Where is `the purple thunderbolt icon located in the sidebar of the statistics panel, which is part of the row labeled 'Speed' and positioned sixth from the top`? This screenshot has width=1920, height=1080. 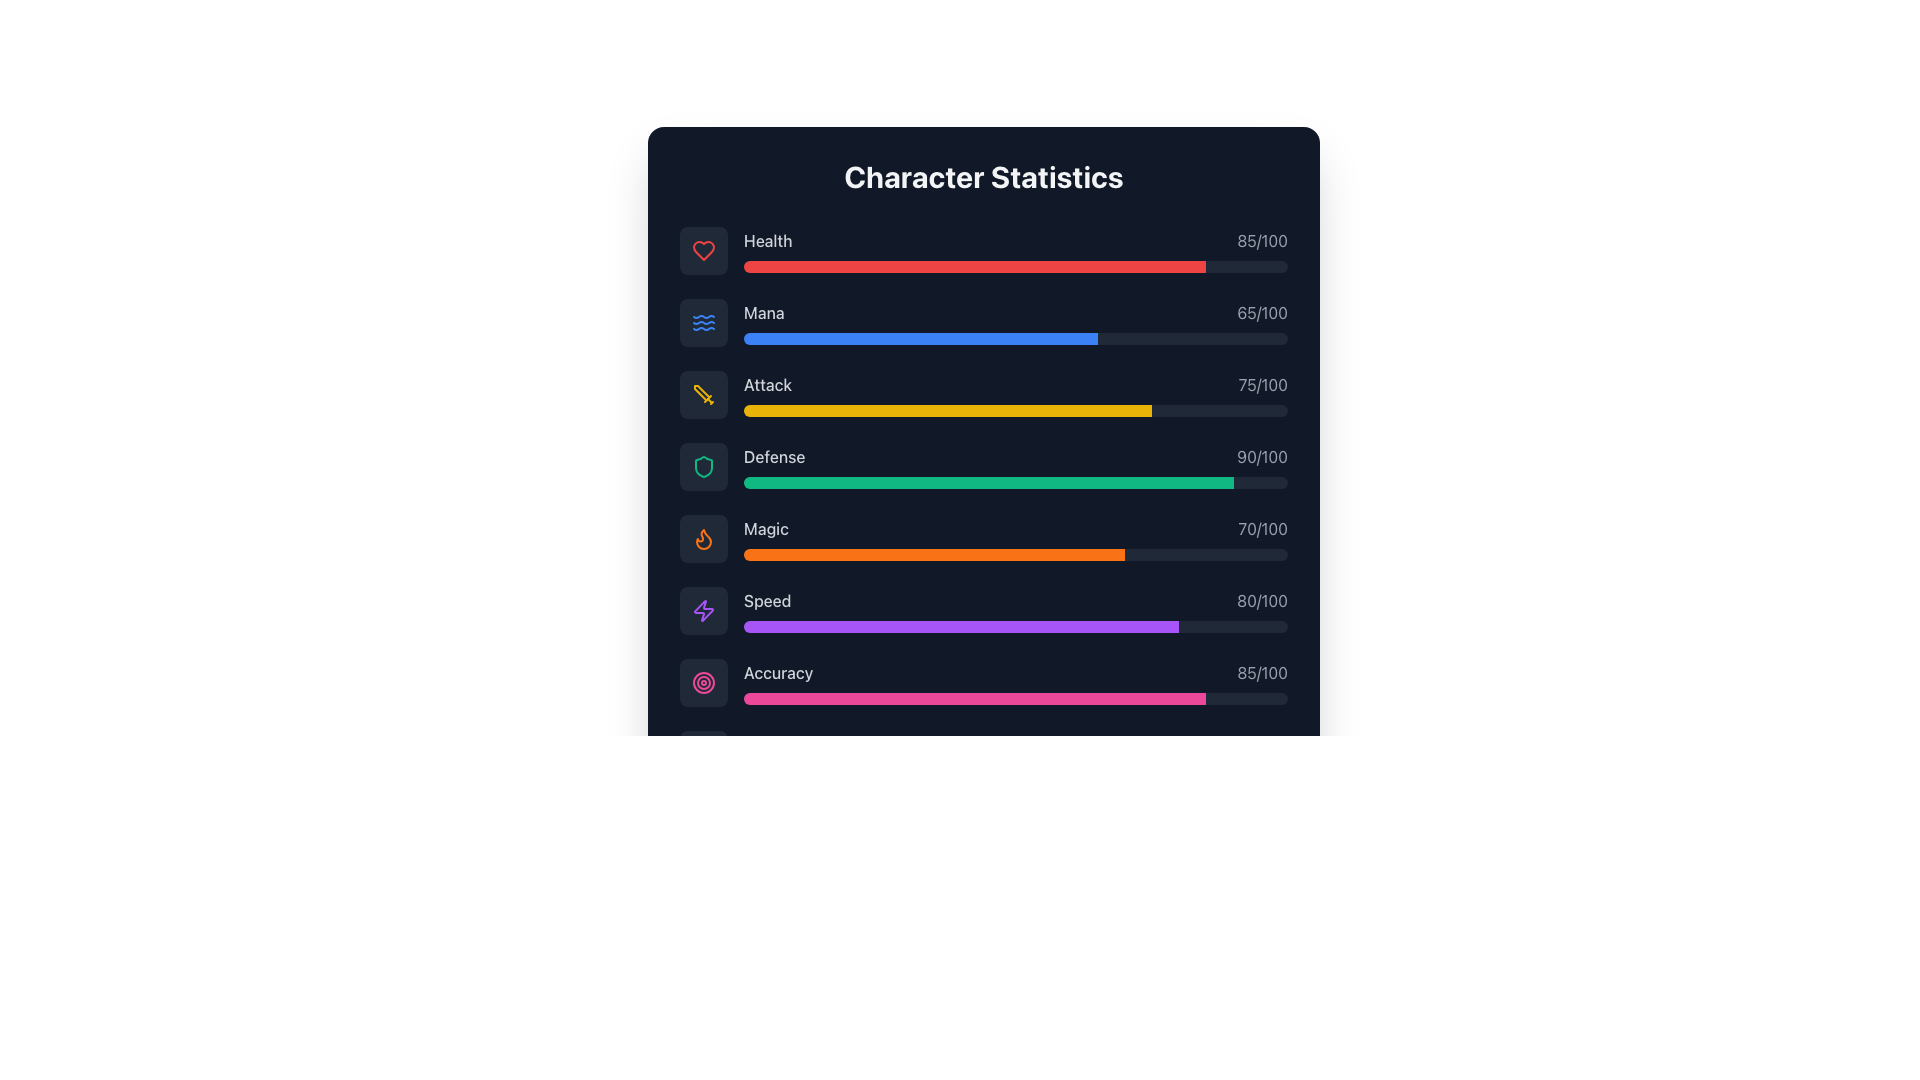 the purple thunderbolt icon located in the sidebar of the statistics panel, which is part of the row labeled 'Speed' and positioned sixth from the top is located at coordinates (704, 609).